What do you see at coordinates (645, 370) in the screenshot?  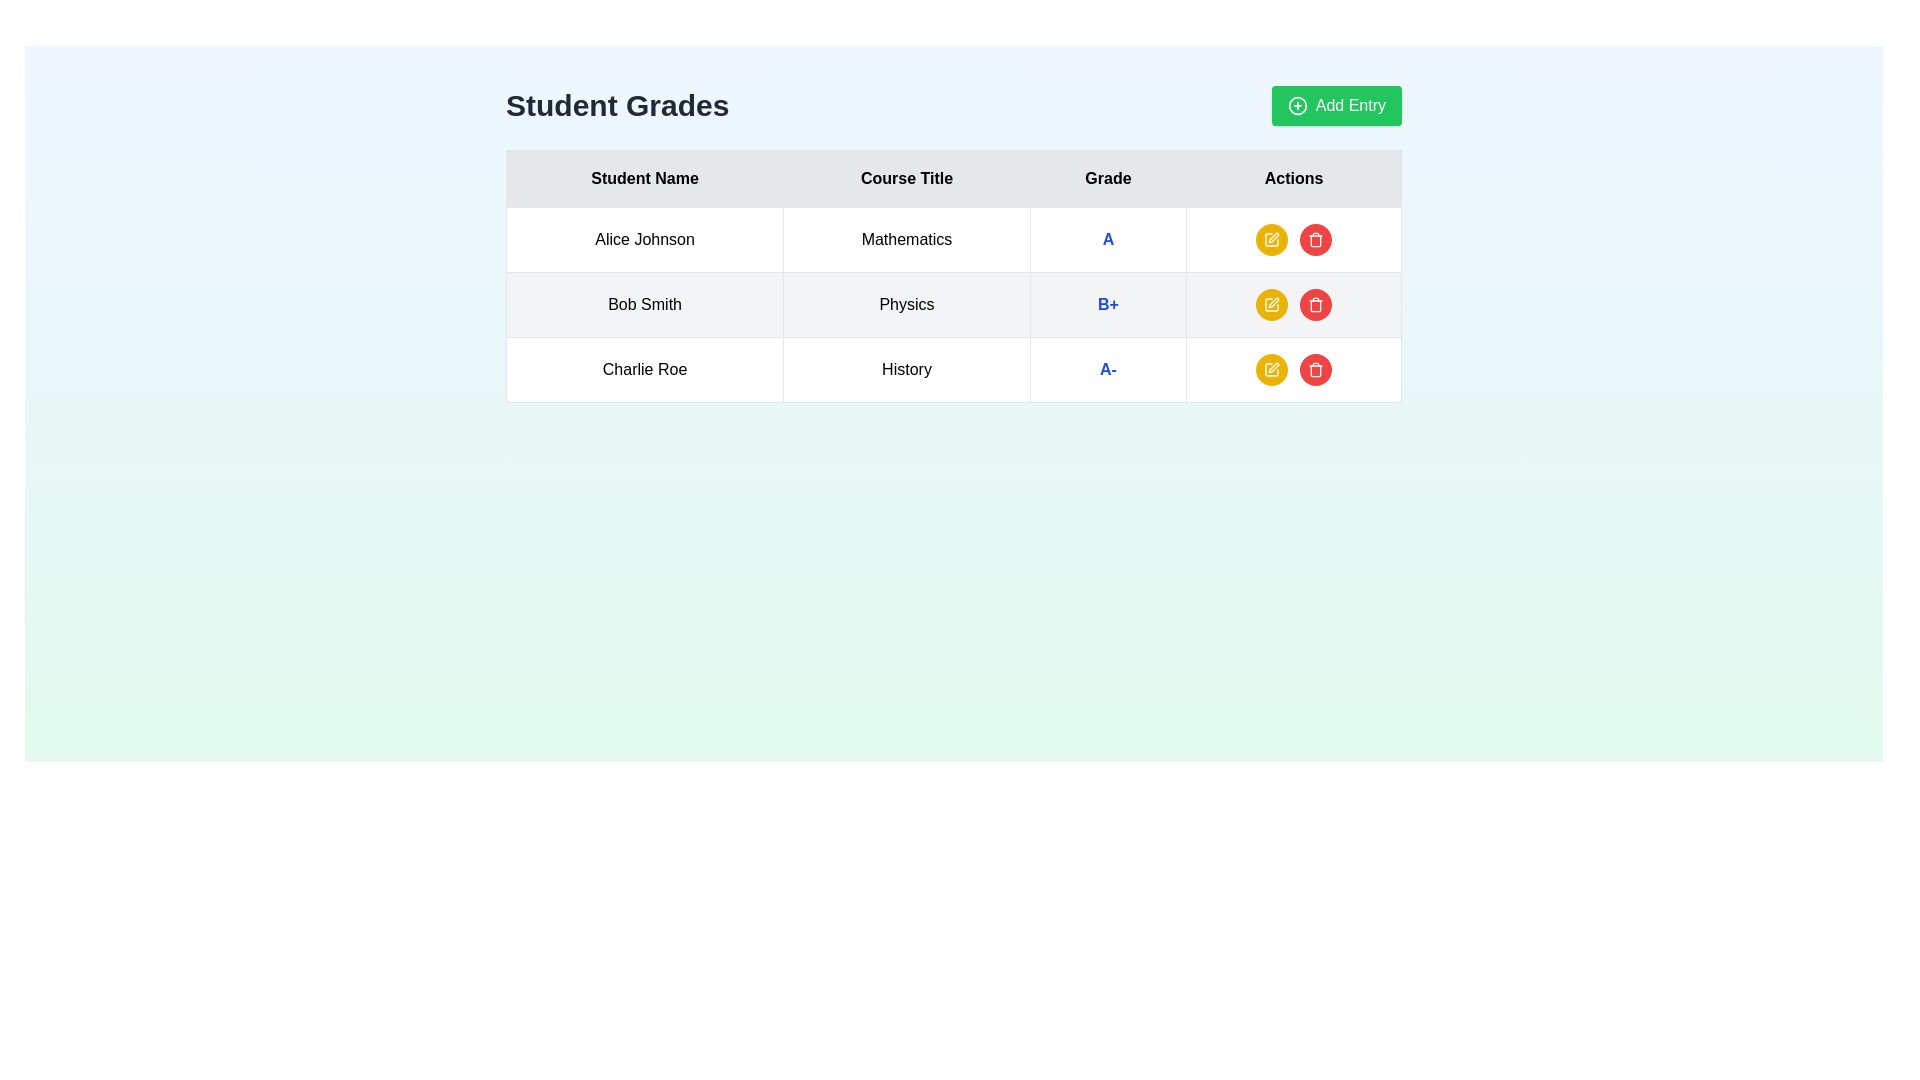 I see `the static text displaying the student's name located` at bounding box center [645, 370].